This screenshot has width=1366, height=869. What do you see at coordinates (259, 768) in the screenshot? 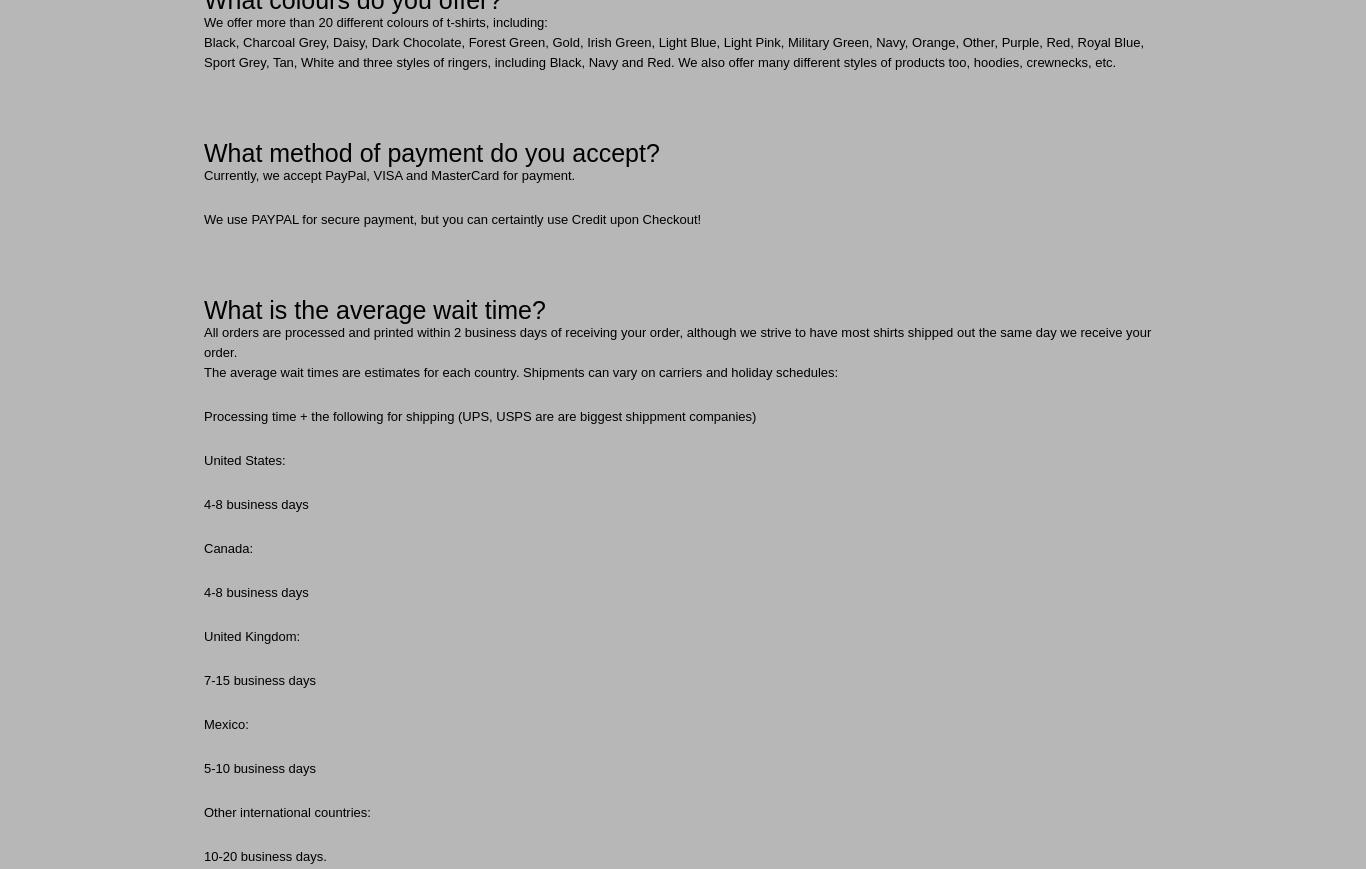
I see `'5-10 business days'` at bounding box center [259, 768].